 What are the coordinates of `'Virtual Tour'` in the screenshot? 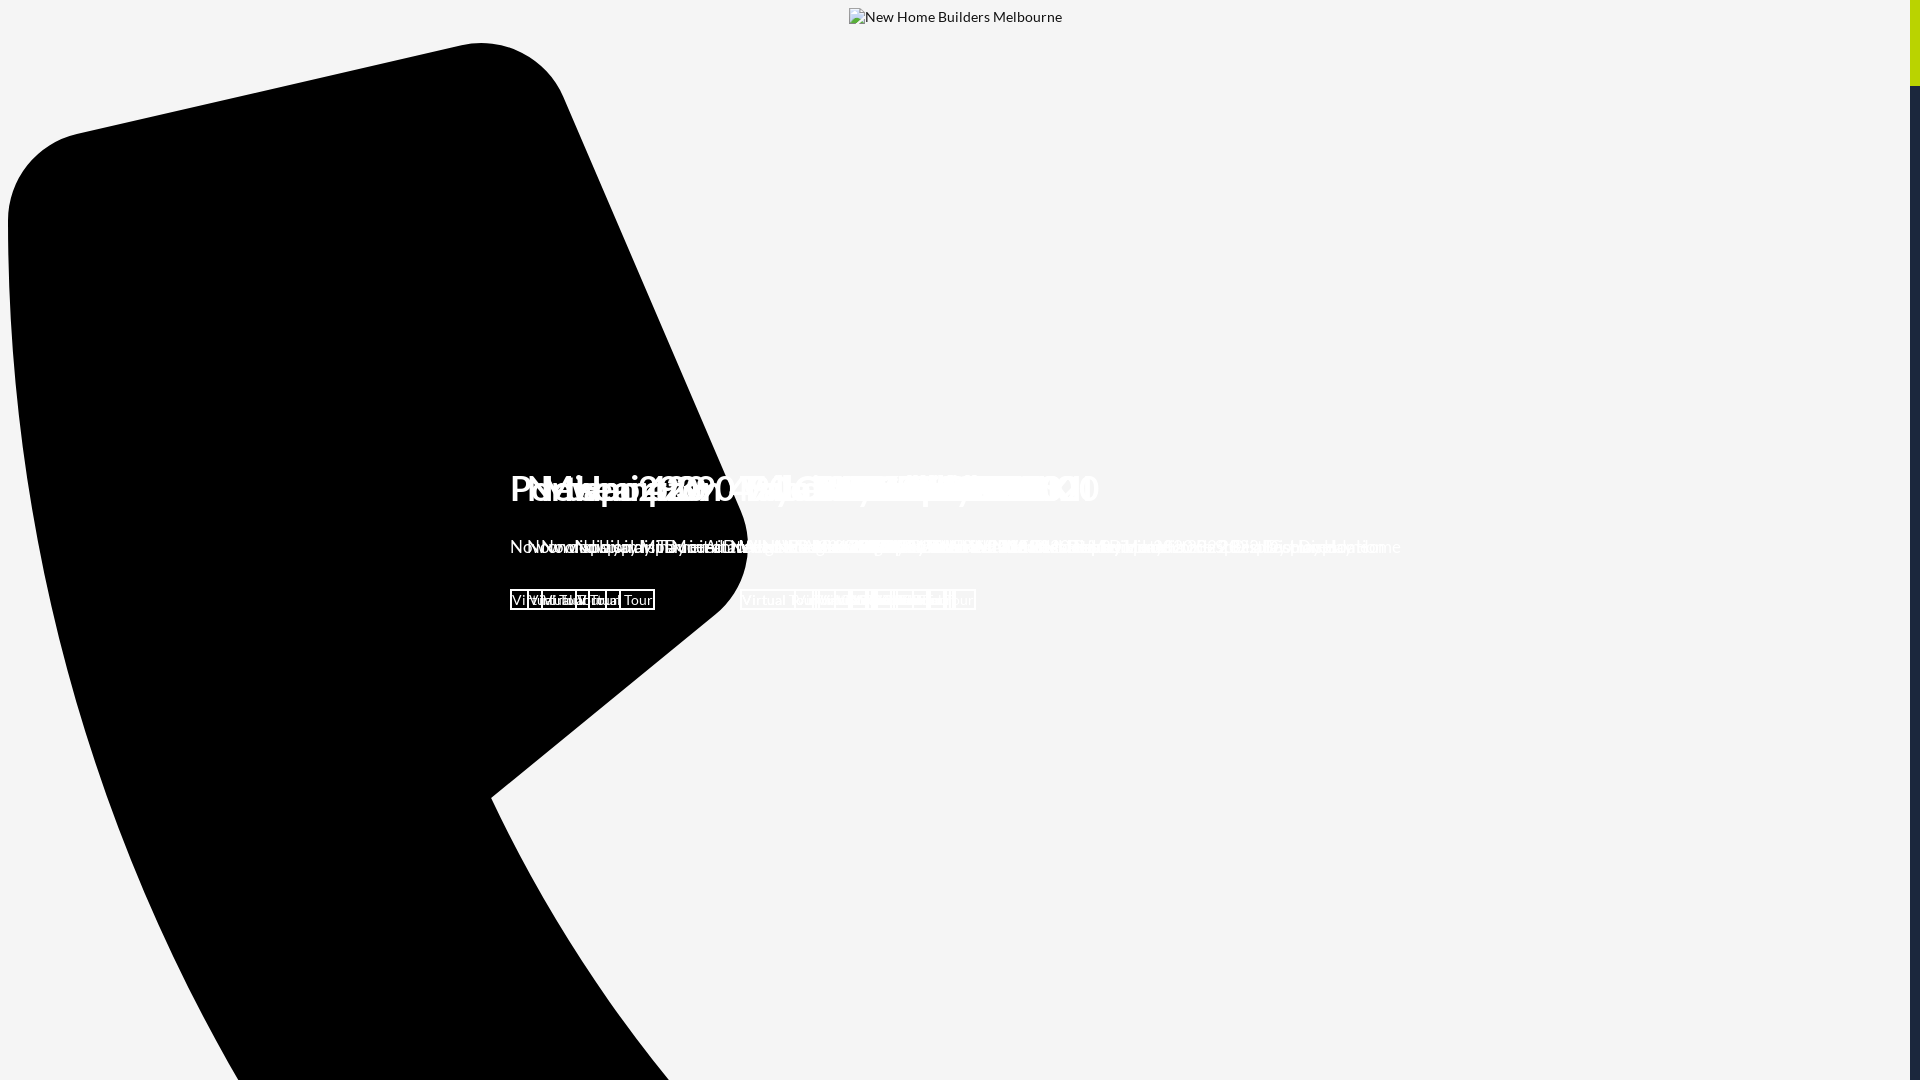 It's located at (550, 598).